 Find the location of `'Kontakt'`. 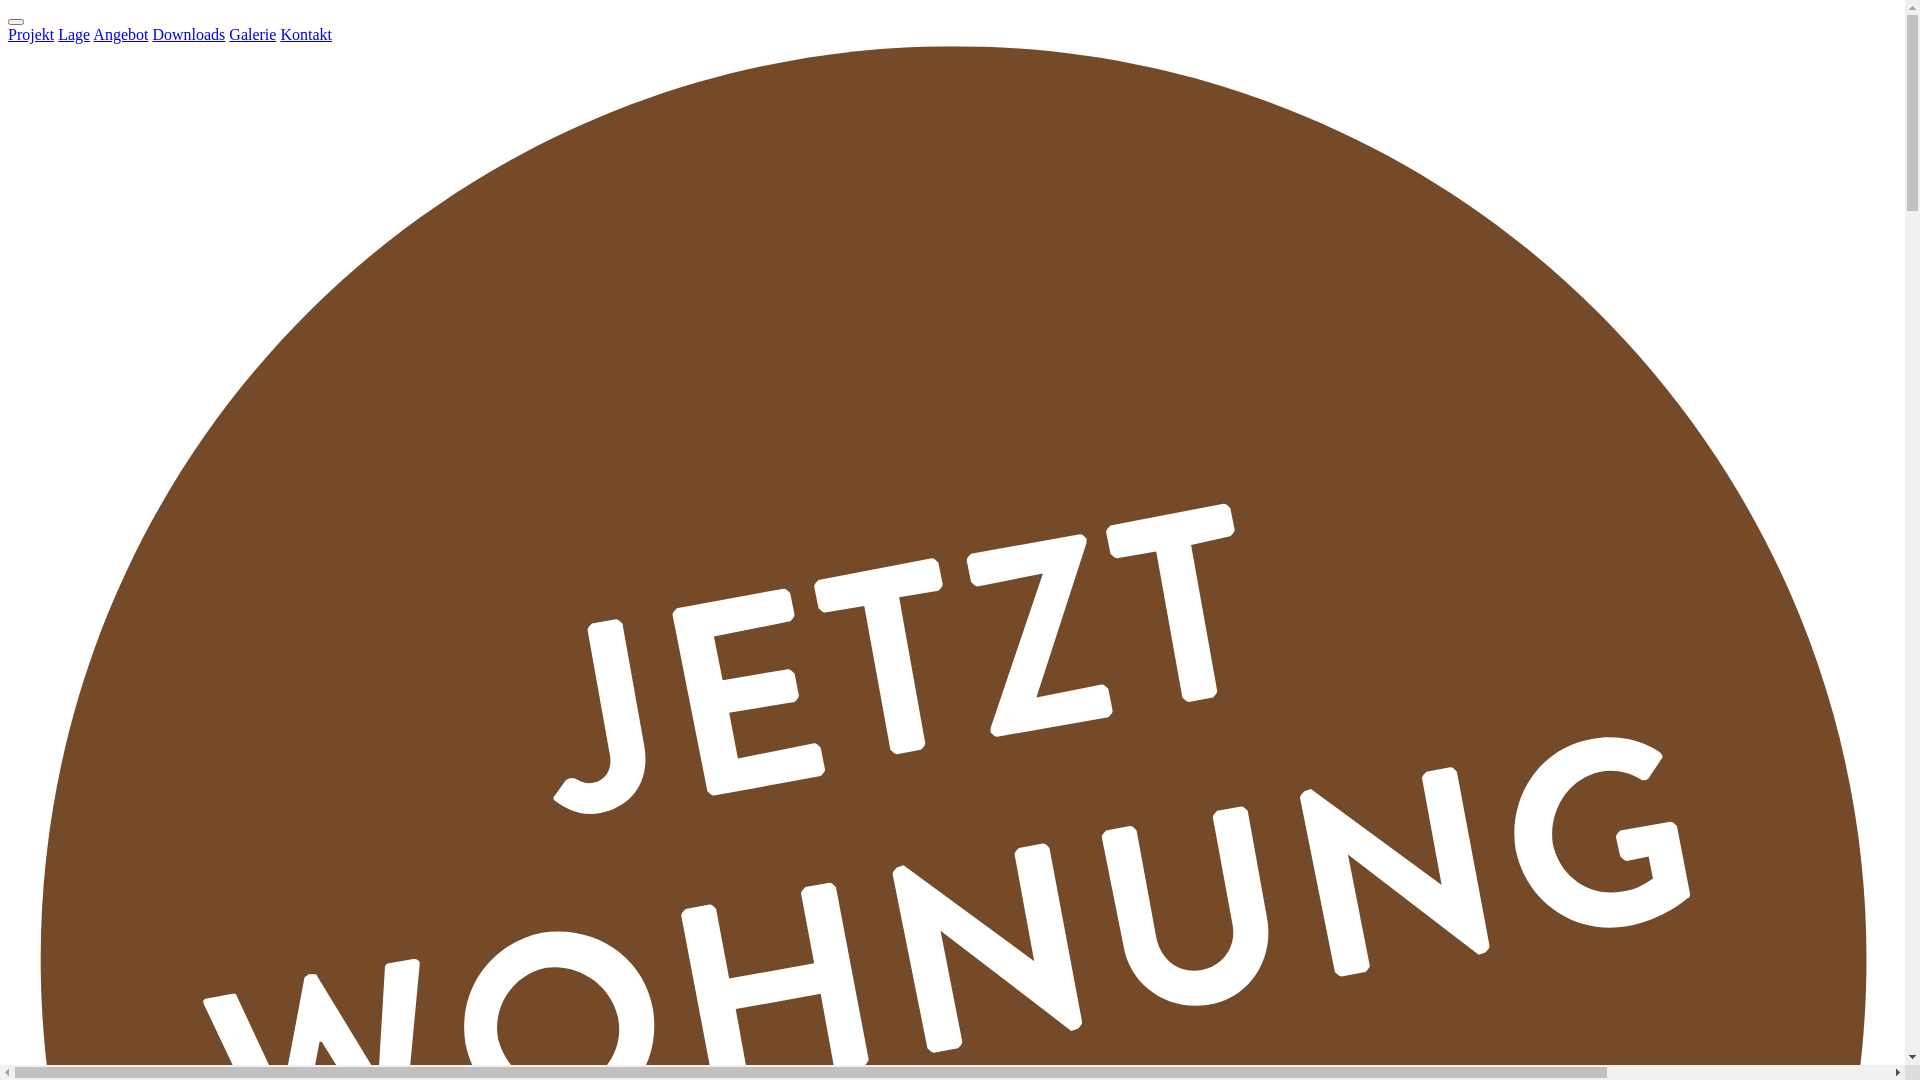

'Kontakt' is located at coordinates (305, 34).